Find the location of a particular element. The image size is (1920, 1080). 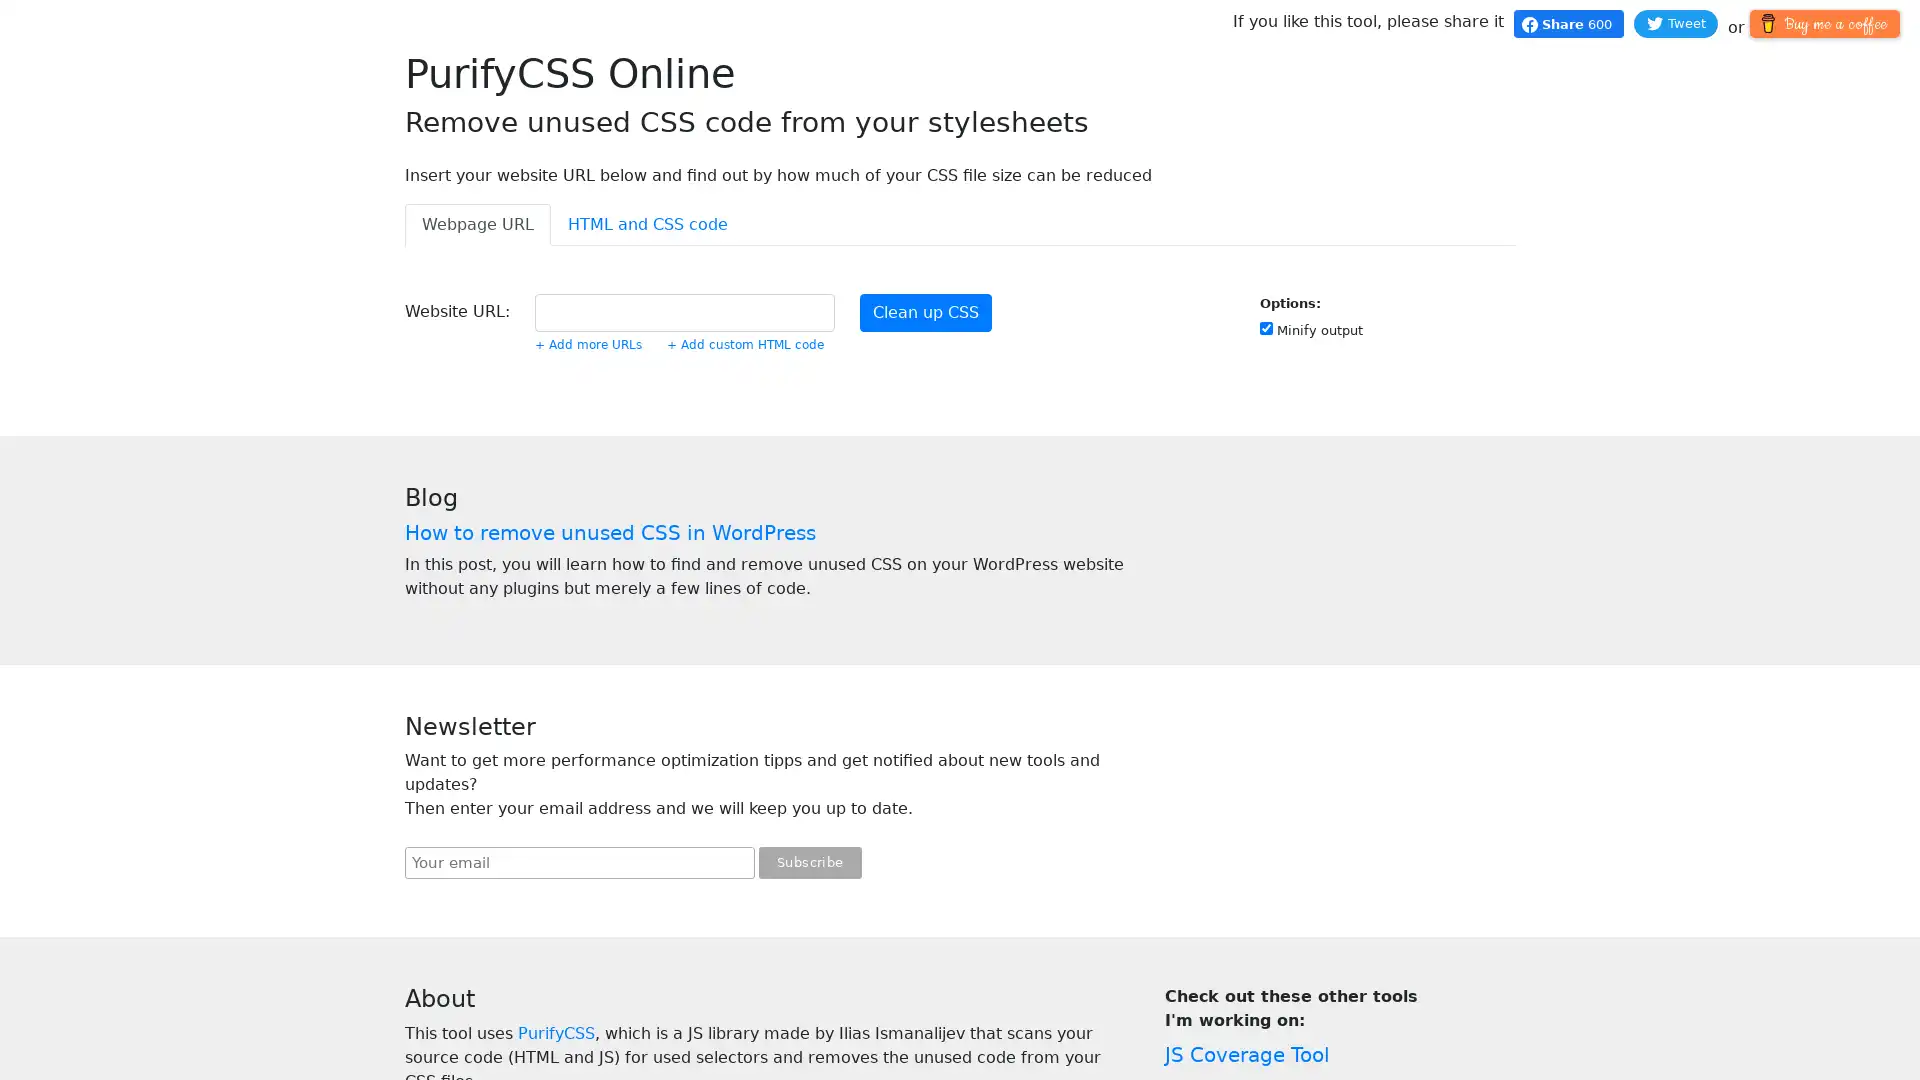

Subscribe is located at coordinates (810, 862).